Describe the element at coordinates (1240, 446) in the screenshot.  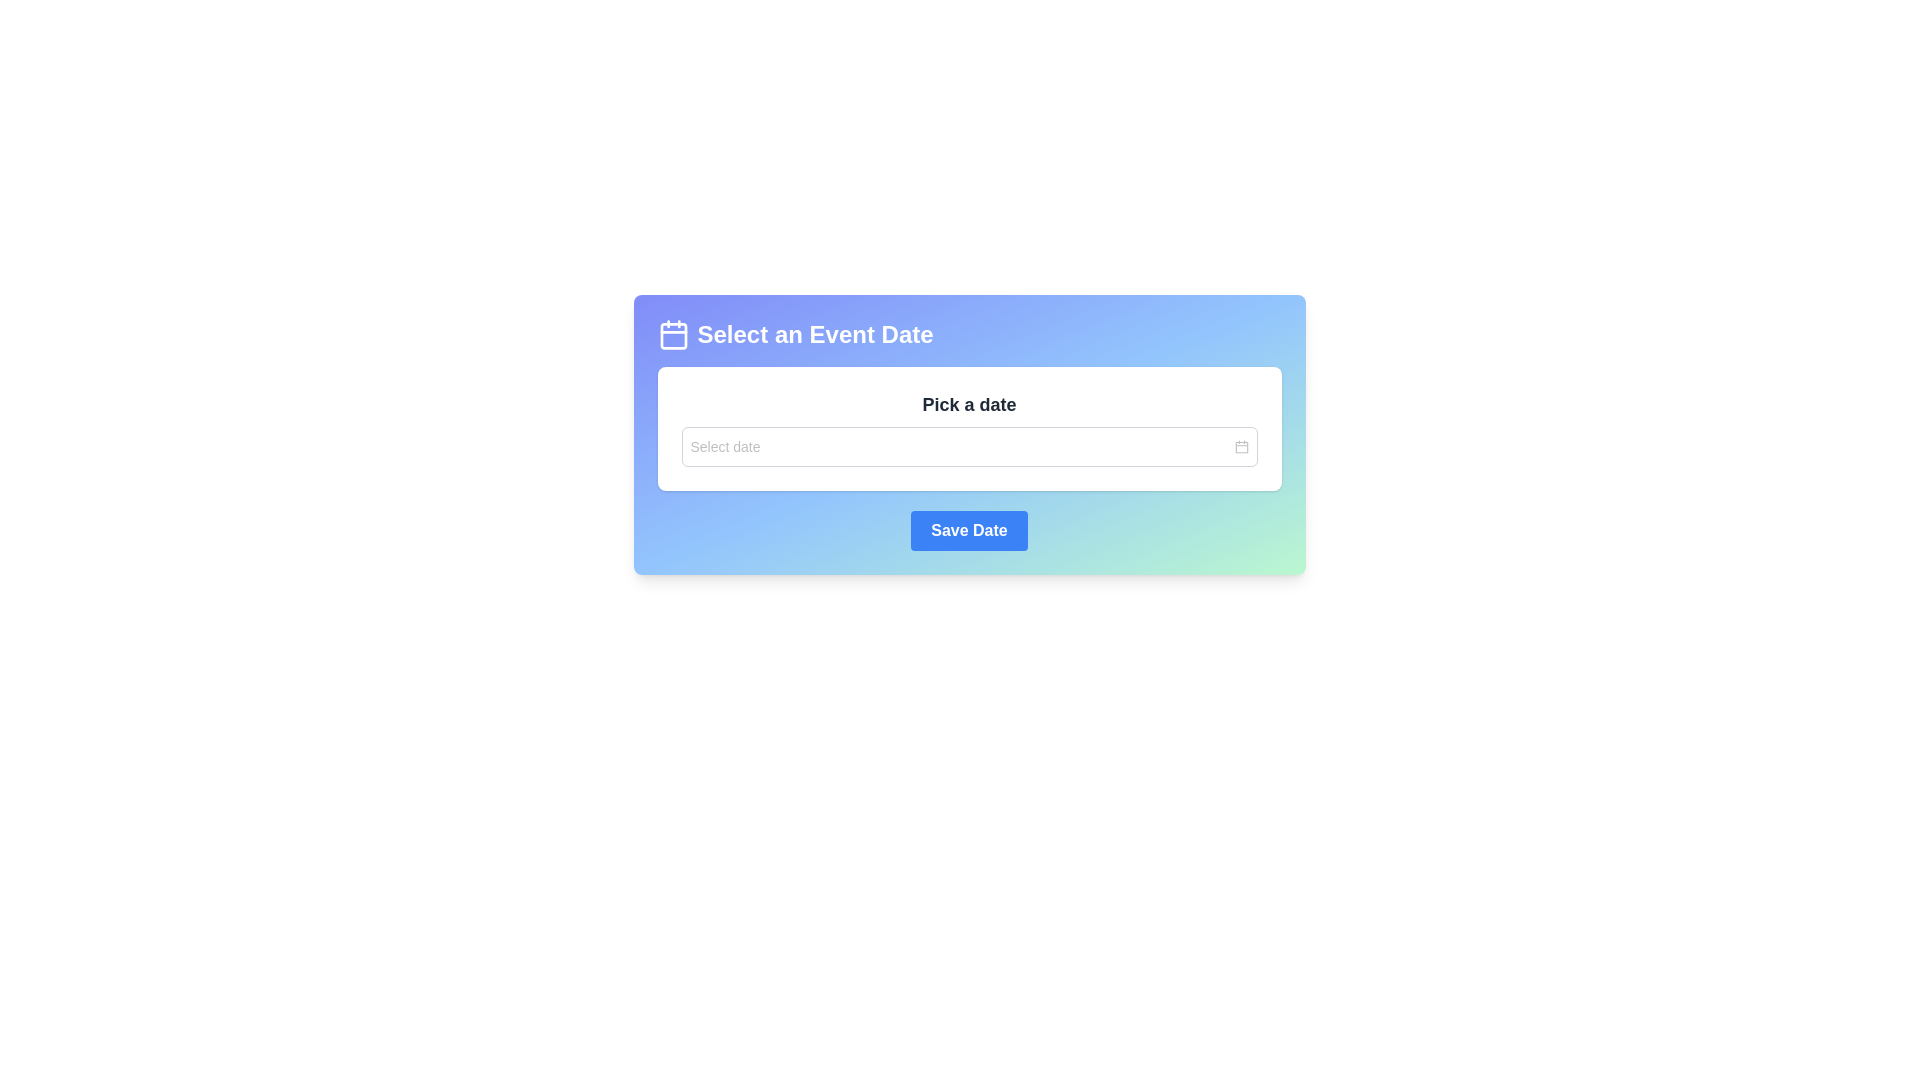
I see `the calendar icon located in the suffix area of the date picker input field, which is the rightmost component adjacent to the date input clear space` at that location.